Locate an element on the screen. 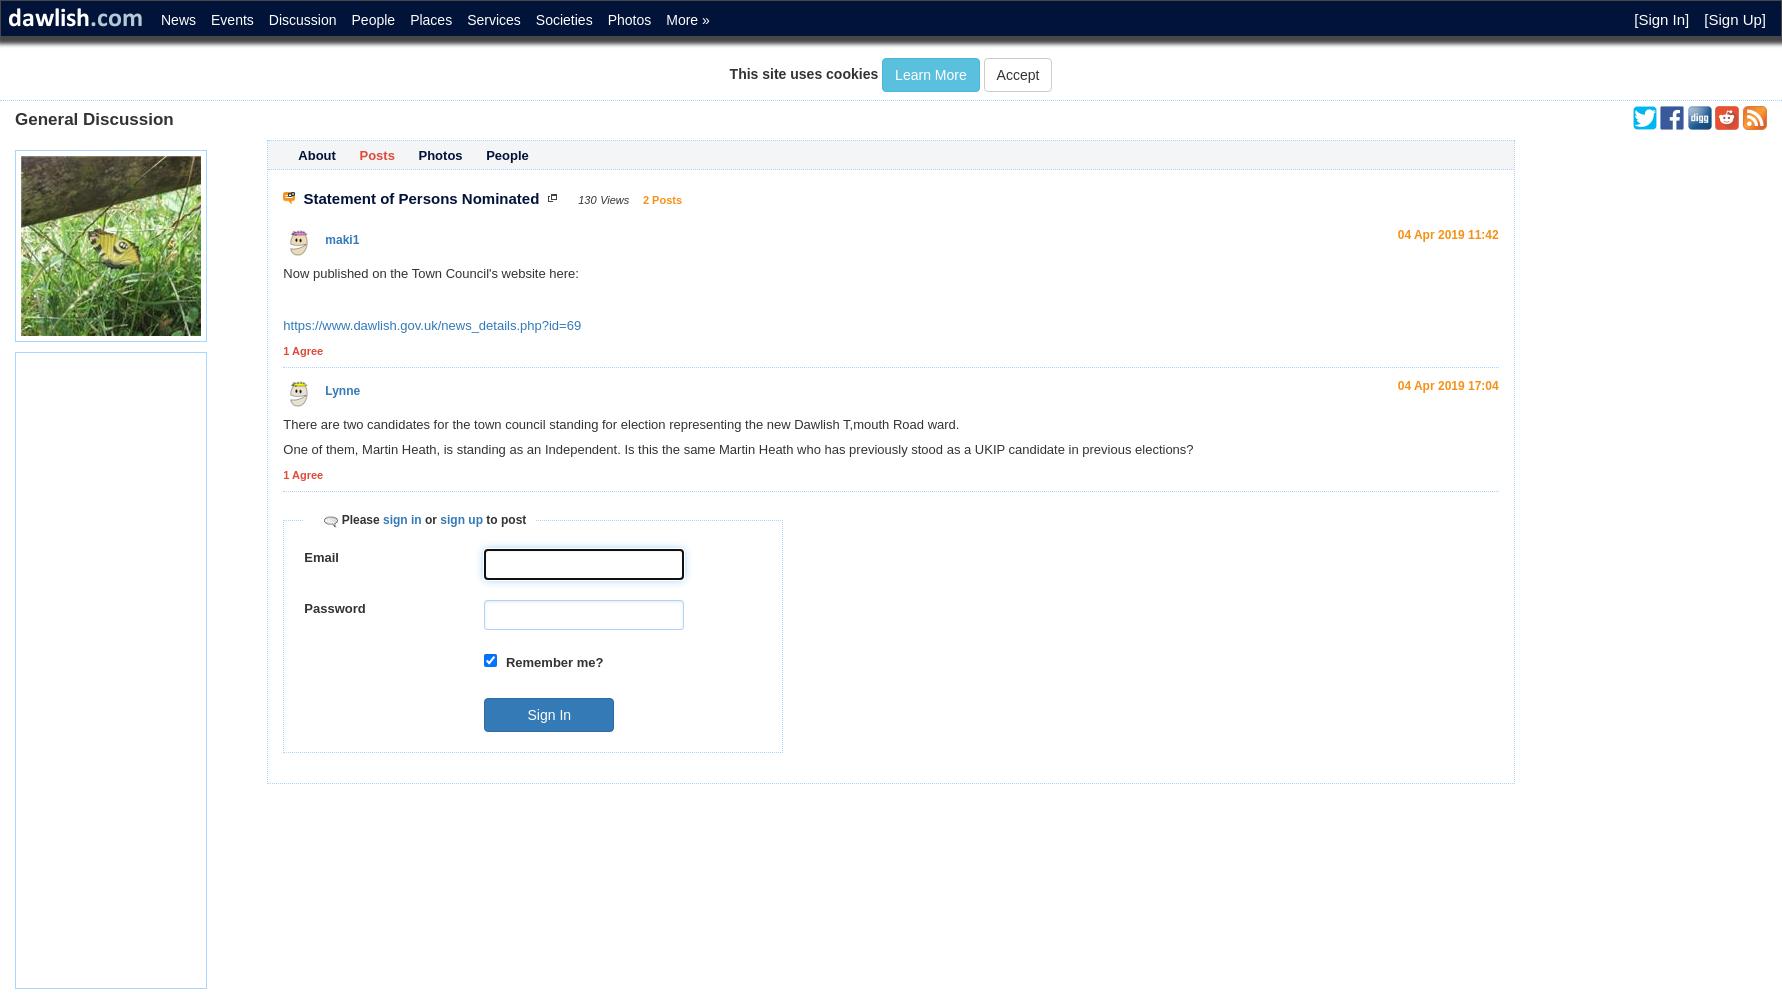 The width and height of the screenshot is (1782, 1000). 'Sign In' is located at coordinates (549, 714).